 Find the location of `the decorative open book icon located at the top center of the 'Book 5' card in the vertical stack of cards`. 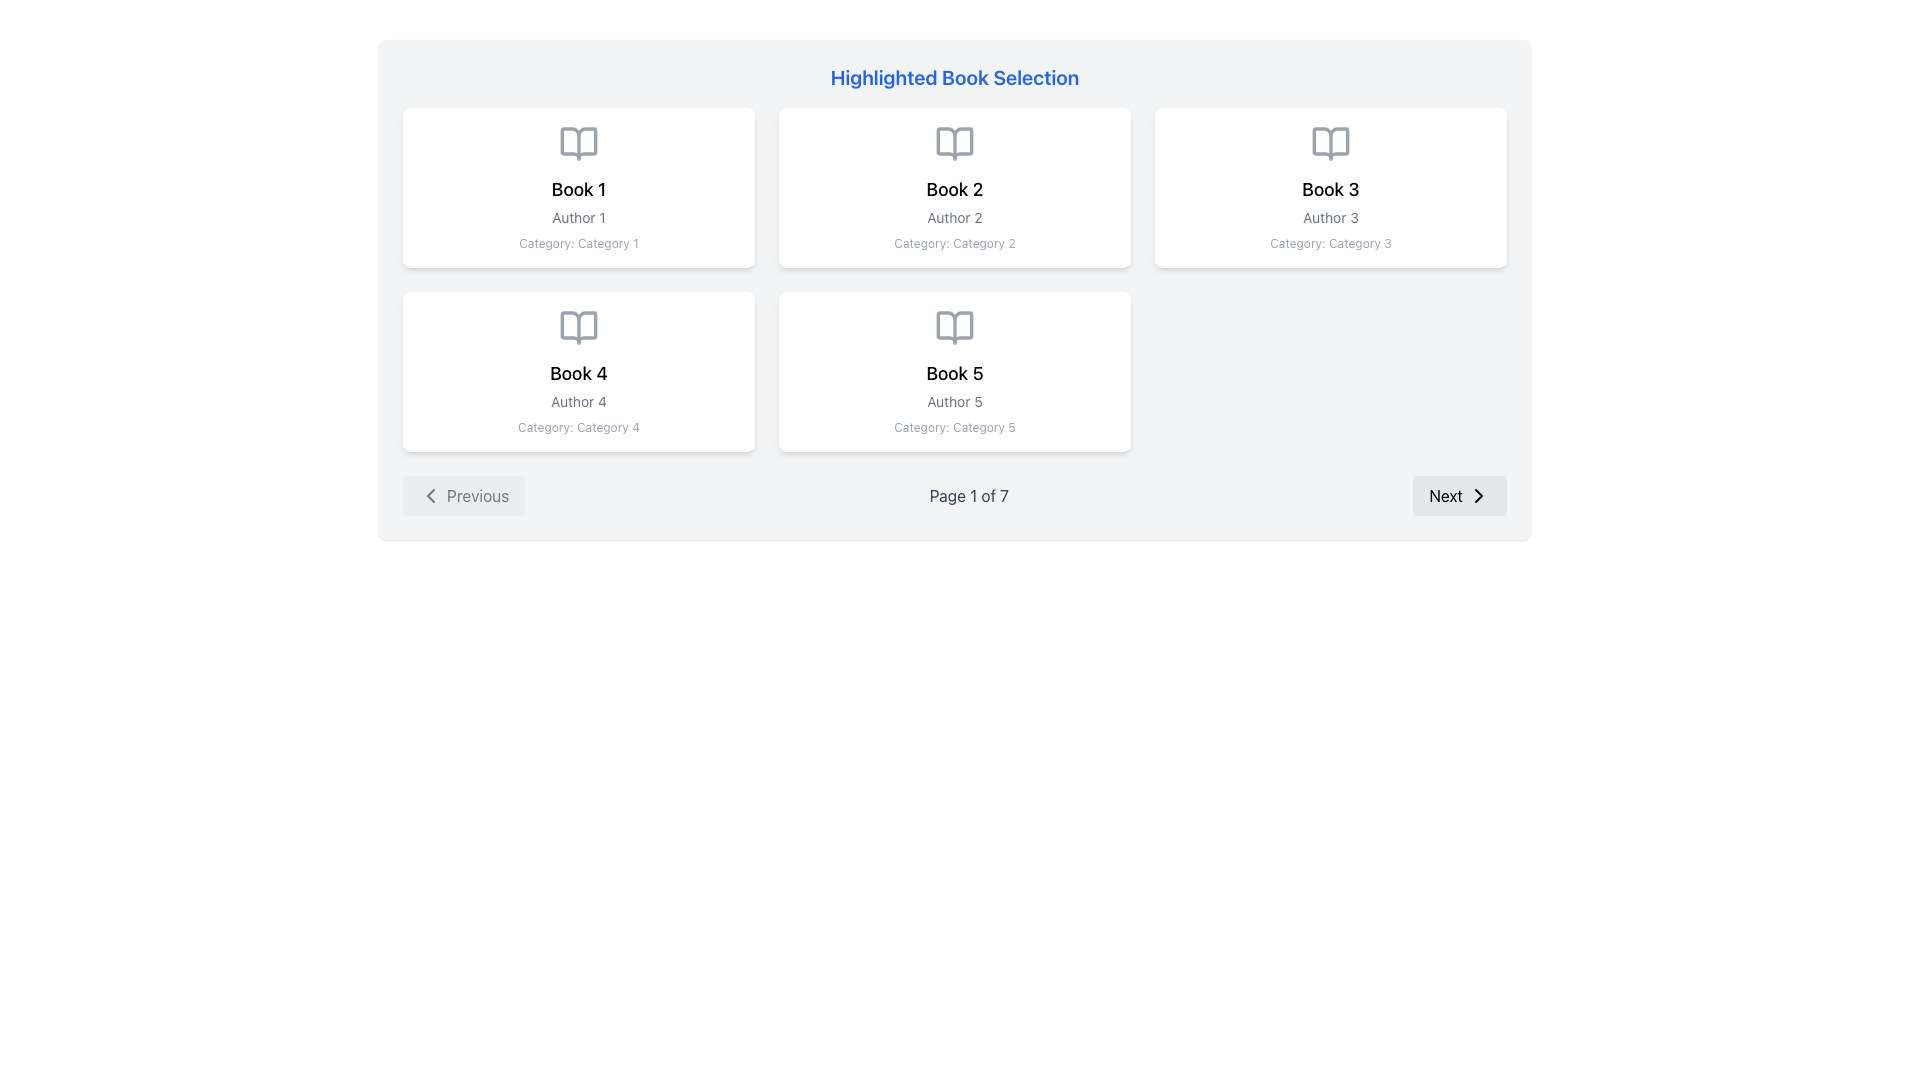

the decorative open book icon located at the top center of the 'Book 5' card in the vertical stack of cards is located at coordinates (954, 326).